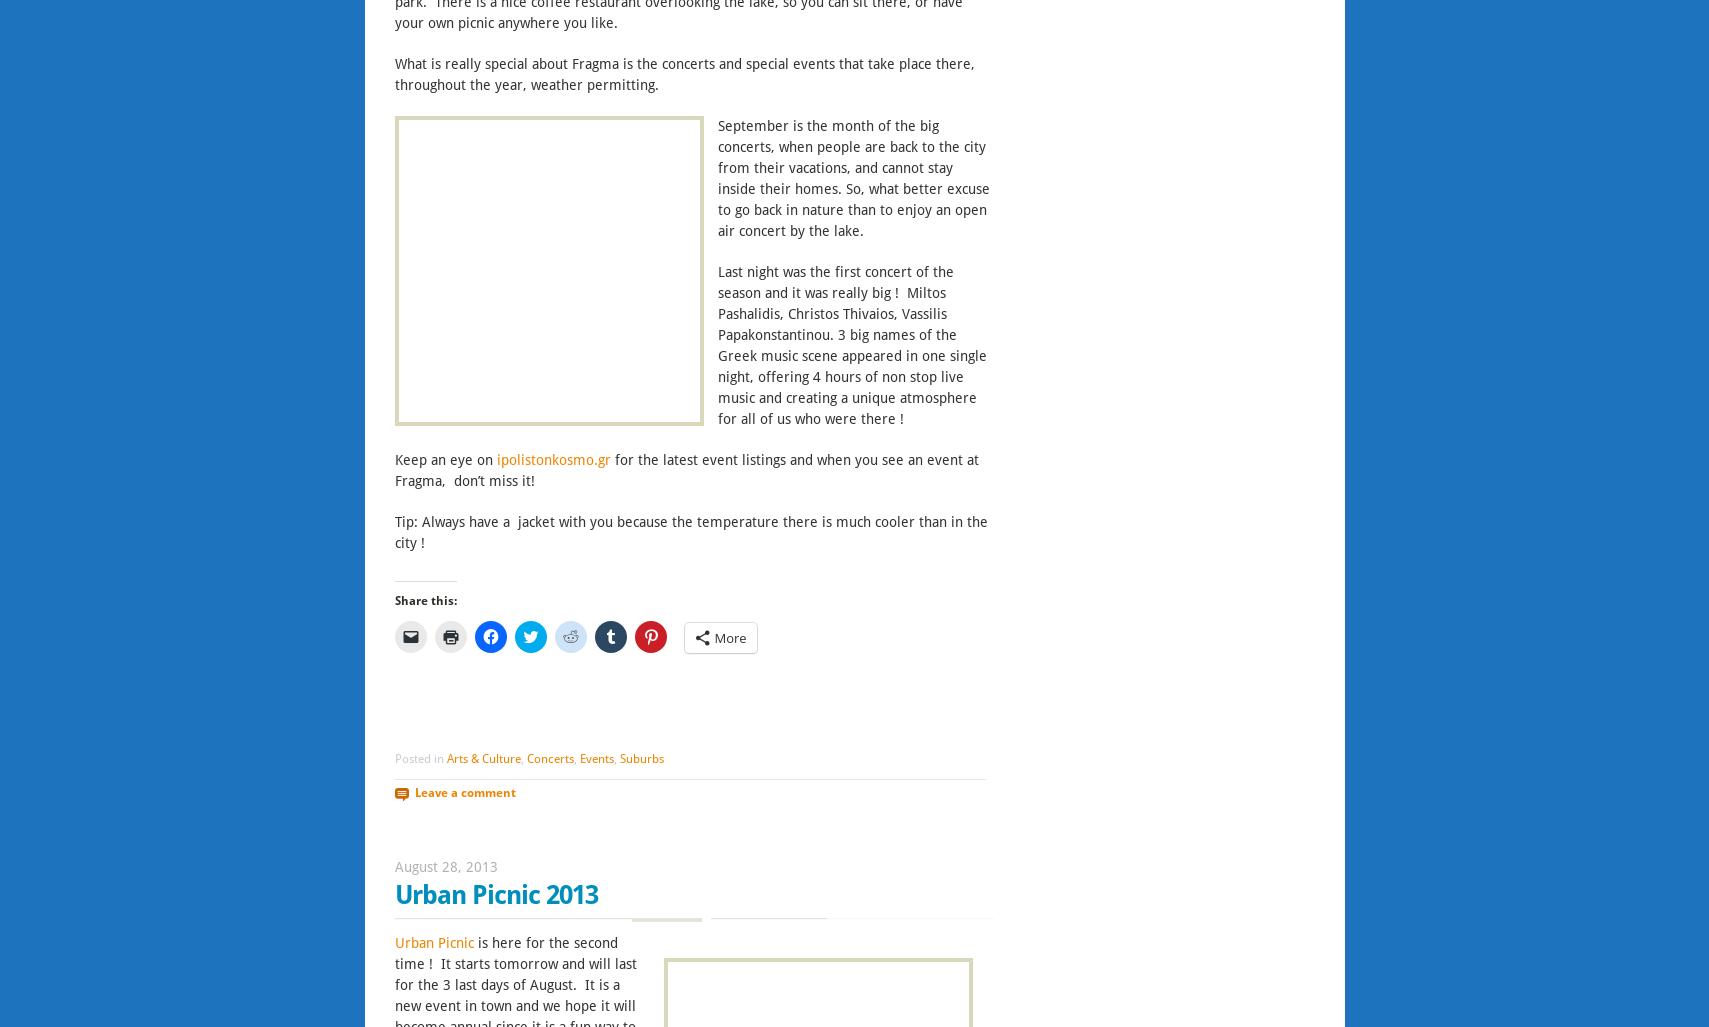 Image resolution: width=1709 pixels, height=1027 pixels. I want to click on 'Arts & Culture', so click(481, 757).